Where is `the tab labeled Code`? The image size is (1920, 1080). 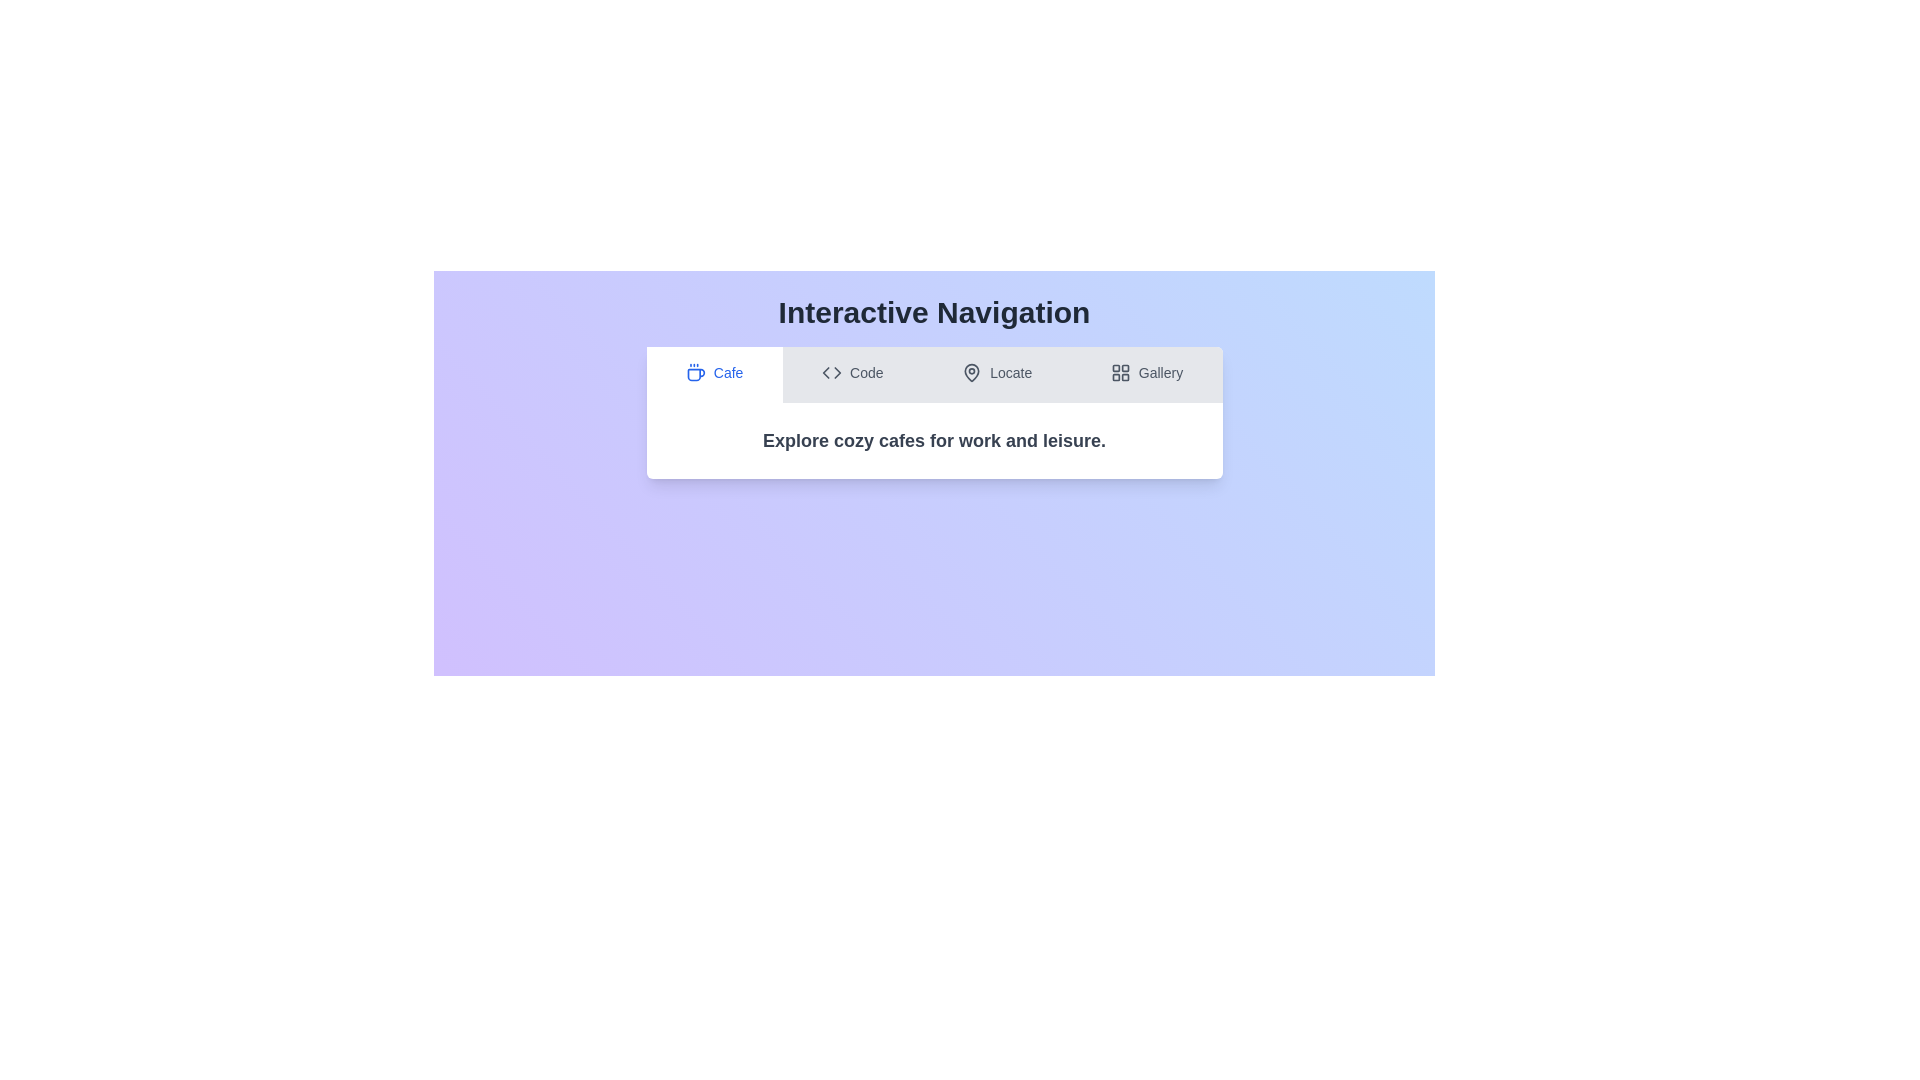 the tab labeled Code is located at coordinates (852, 374).